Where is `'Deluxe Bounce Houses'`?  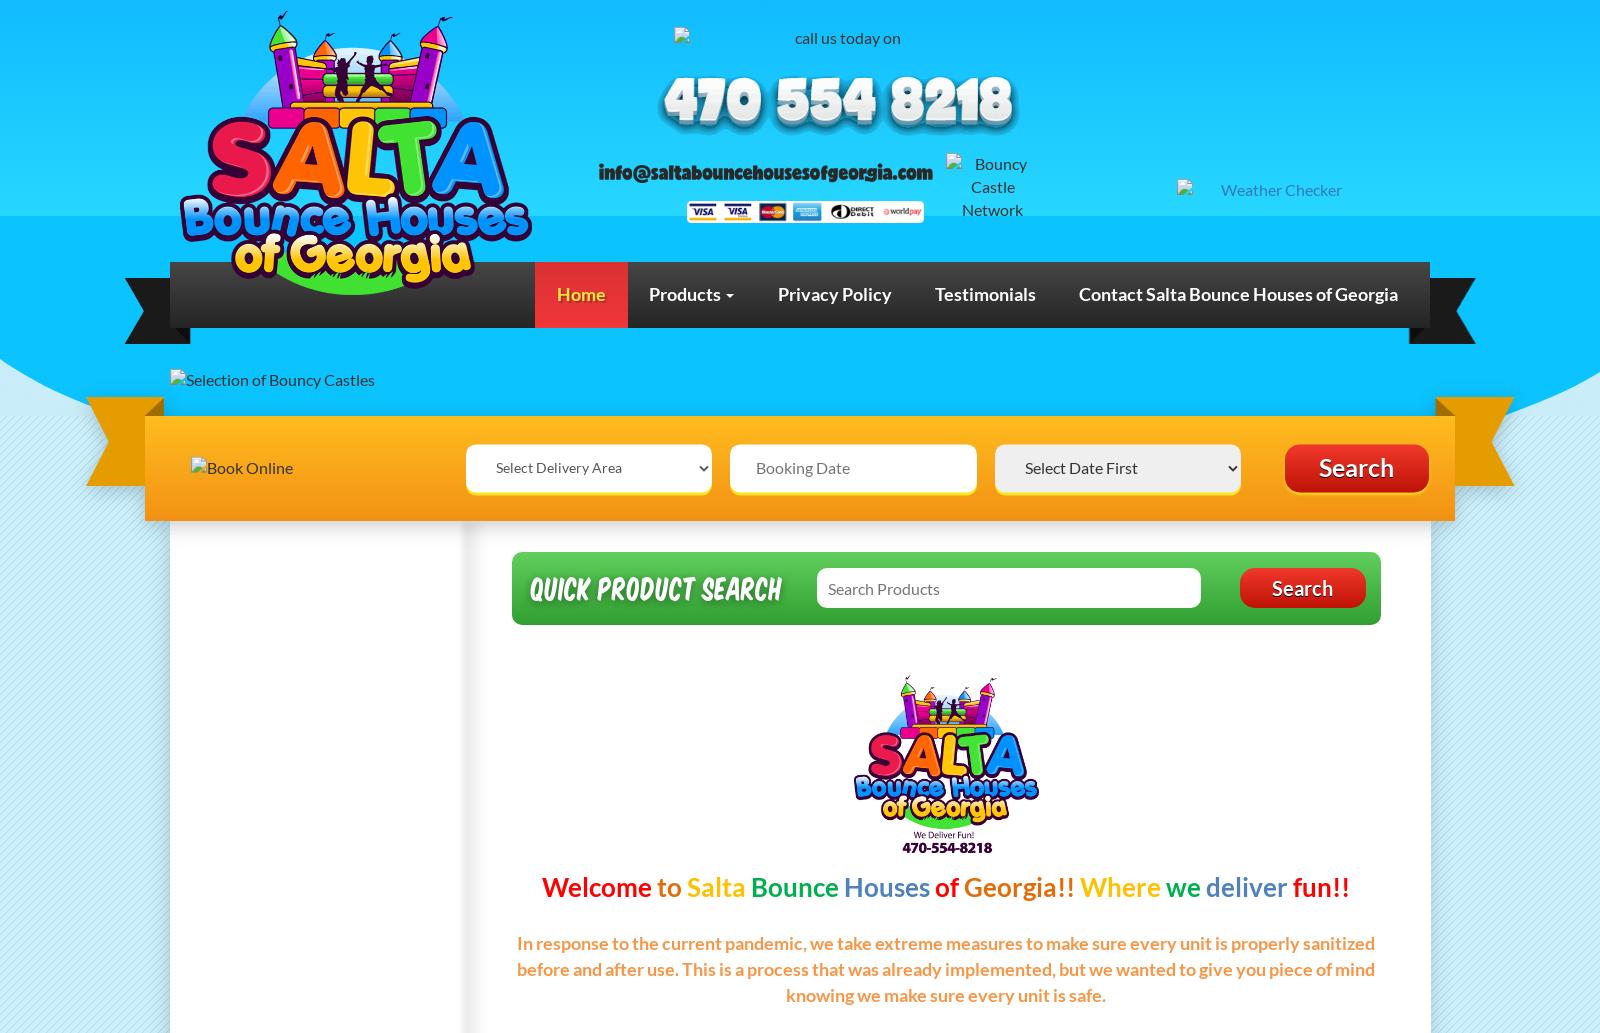
'Deluxe Bounce Houses' is located at coordinates (291, 623).